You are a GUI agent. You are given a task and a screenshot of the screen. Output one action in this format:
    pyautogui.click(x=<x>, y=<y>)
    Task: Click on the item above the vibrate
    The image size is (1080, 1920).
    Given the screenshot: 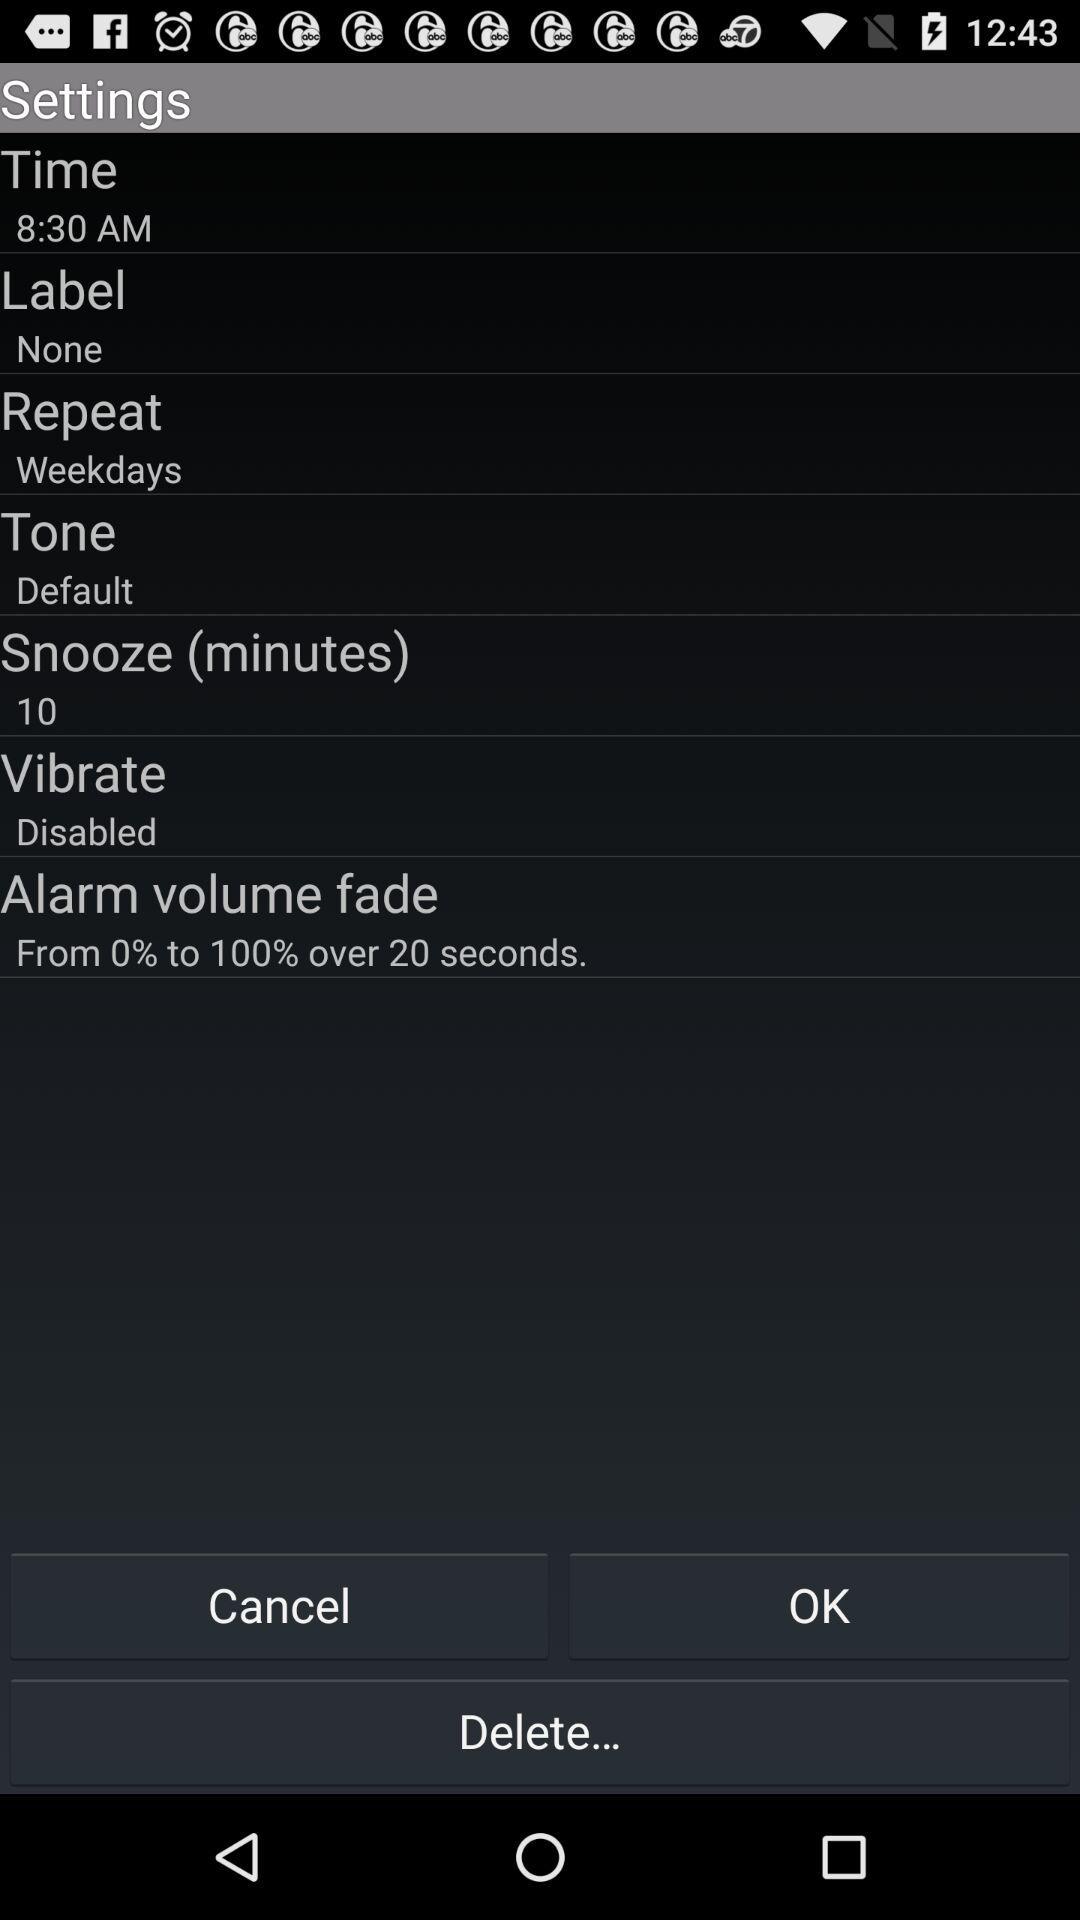 What is the action you would take?
    pyautogui.click(x=540, y=710)
    